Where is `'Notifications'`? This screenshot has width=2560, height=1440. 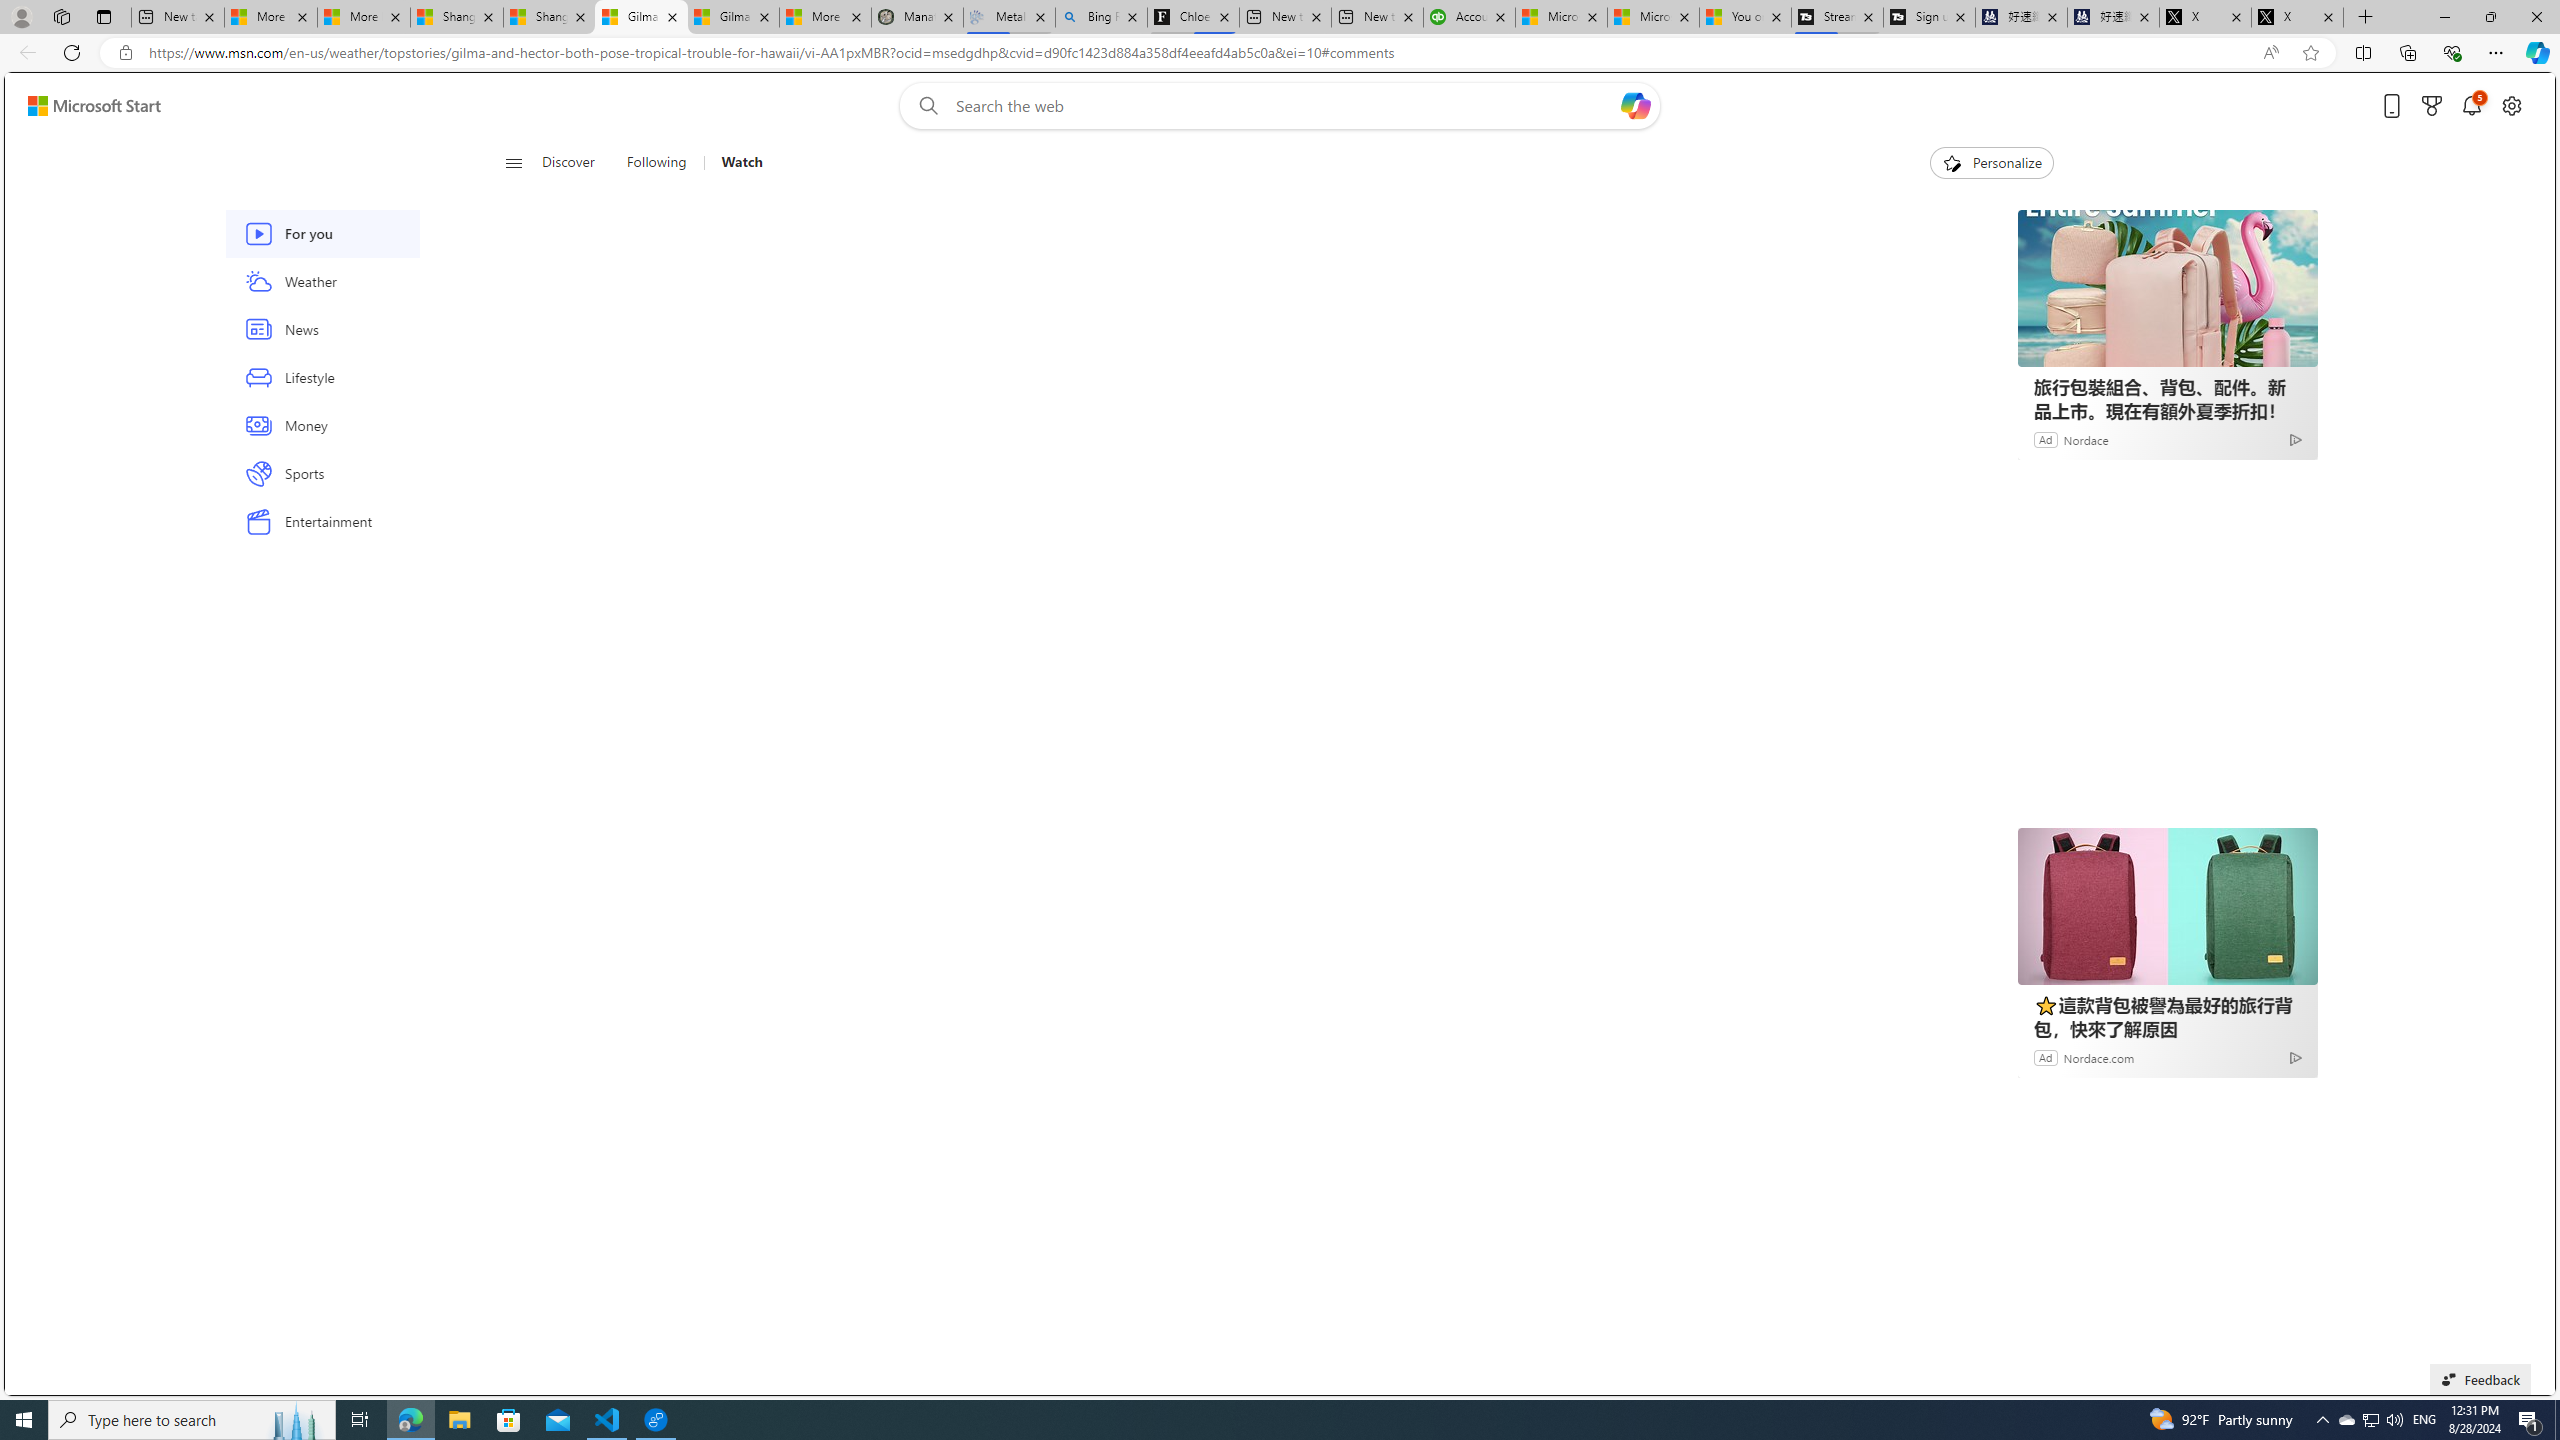
'Notifications' is located at coordinates (2470, 106).